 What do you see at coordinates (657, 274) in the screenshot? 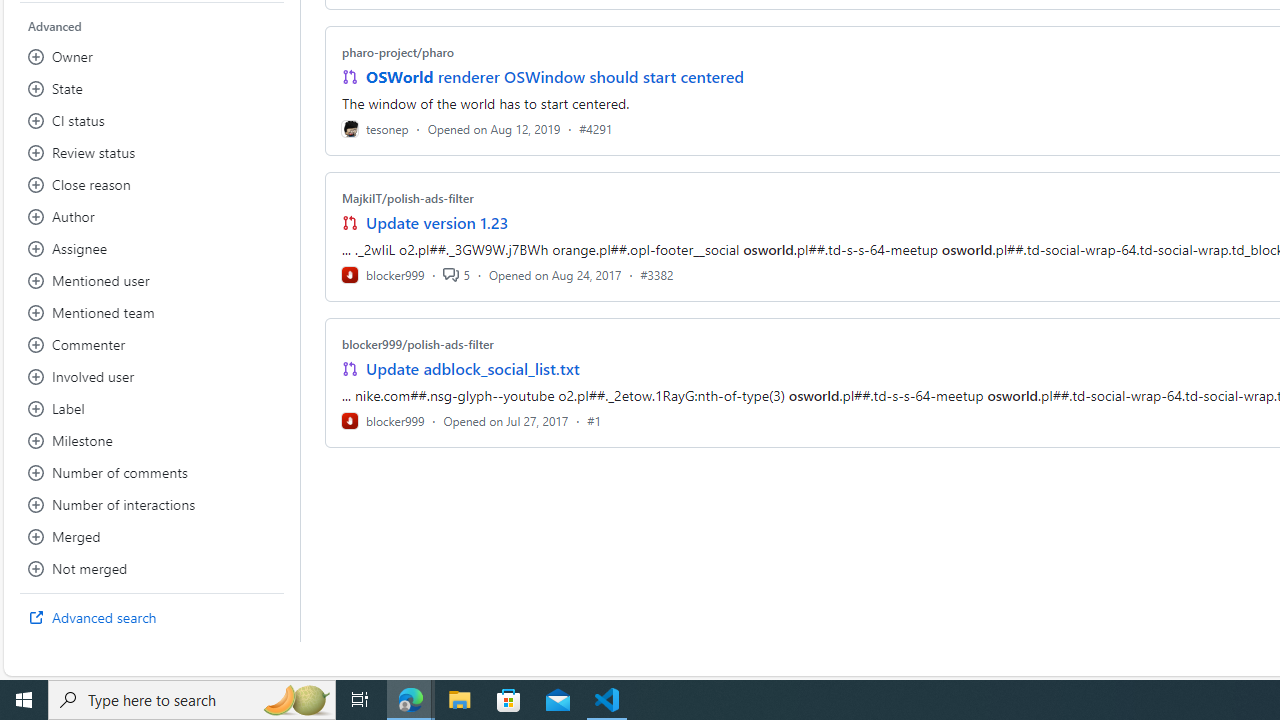
I see `'#3382'` at bounding box center [657, 274].